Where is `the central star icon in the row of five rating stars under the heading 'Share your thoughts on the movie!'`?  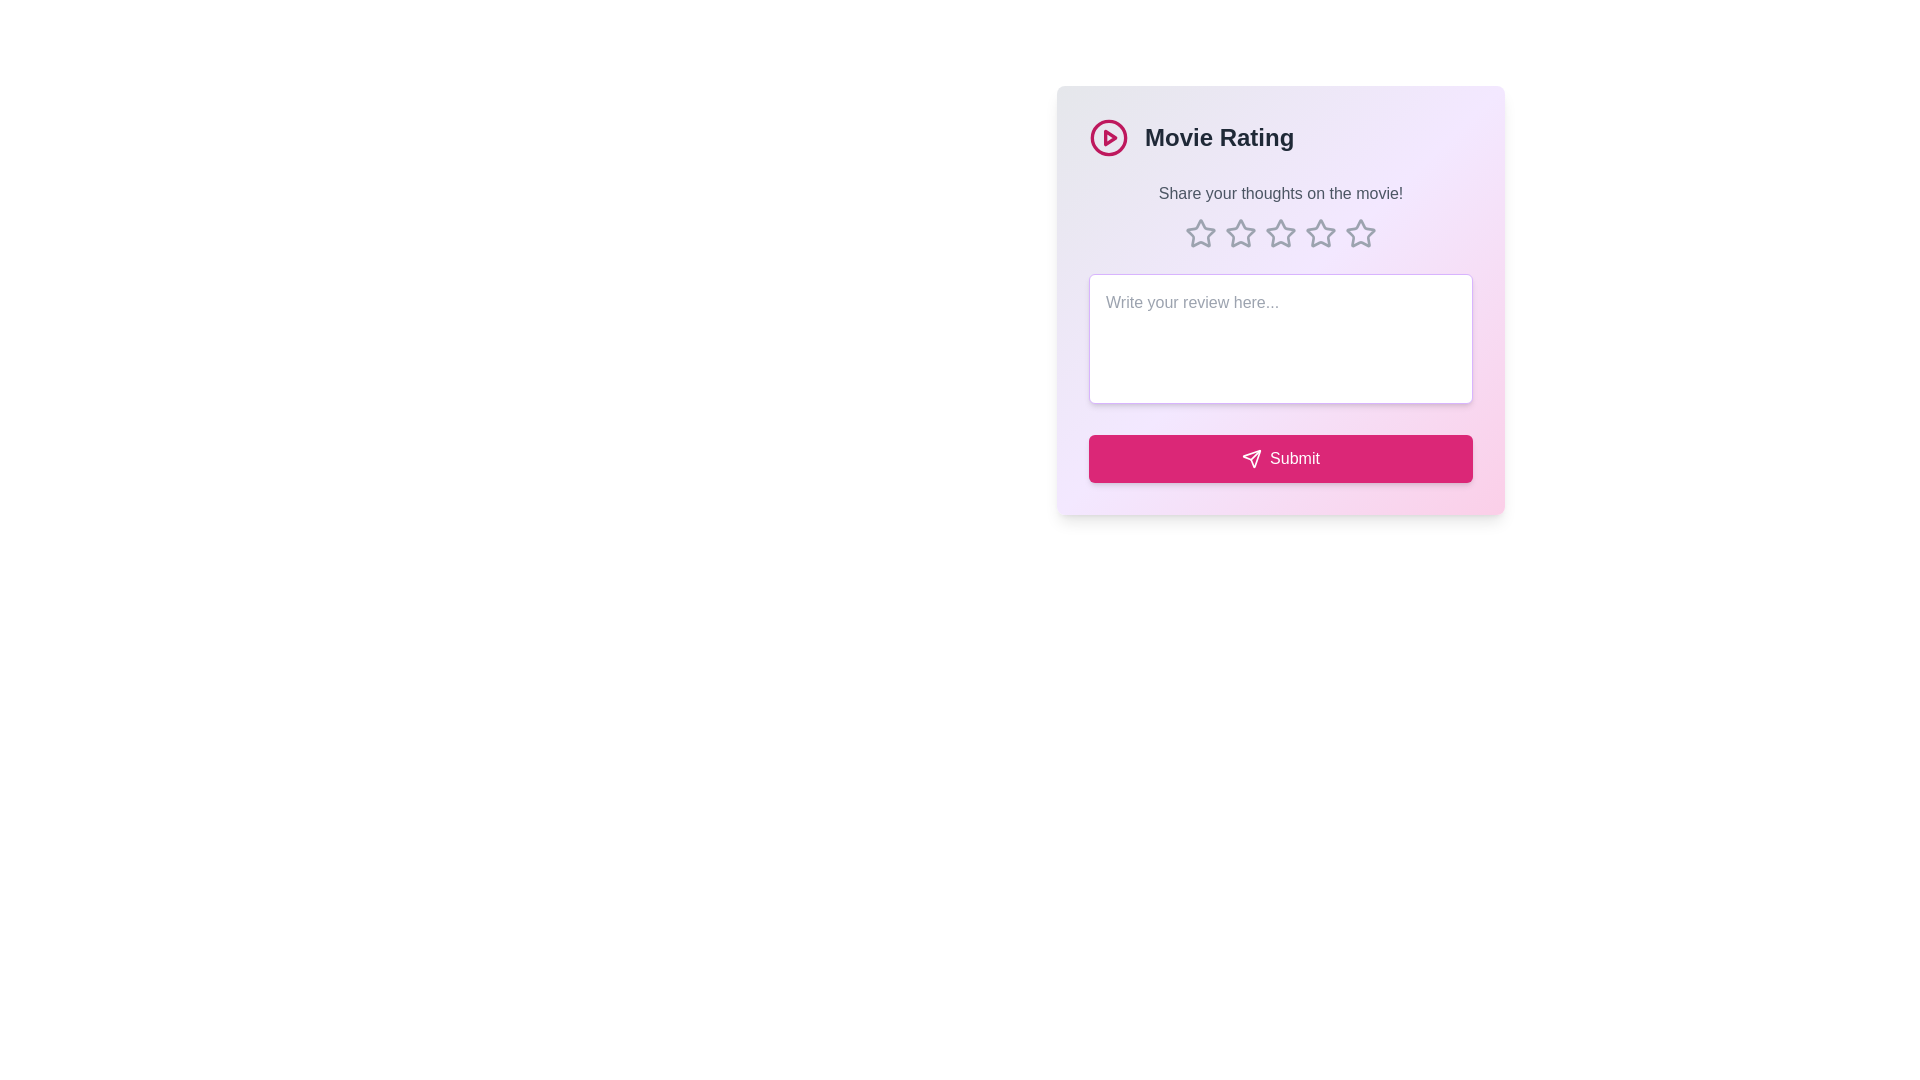 the central star icon in the row of five rating stars under the heading 'Share your thoughts on the movie!' is located at coordinates (1281, 233).